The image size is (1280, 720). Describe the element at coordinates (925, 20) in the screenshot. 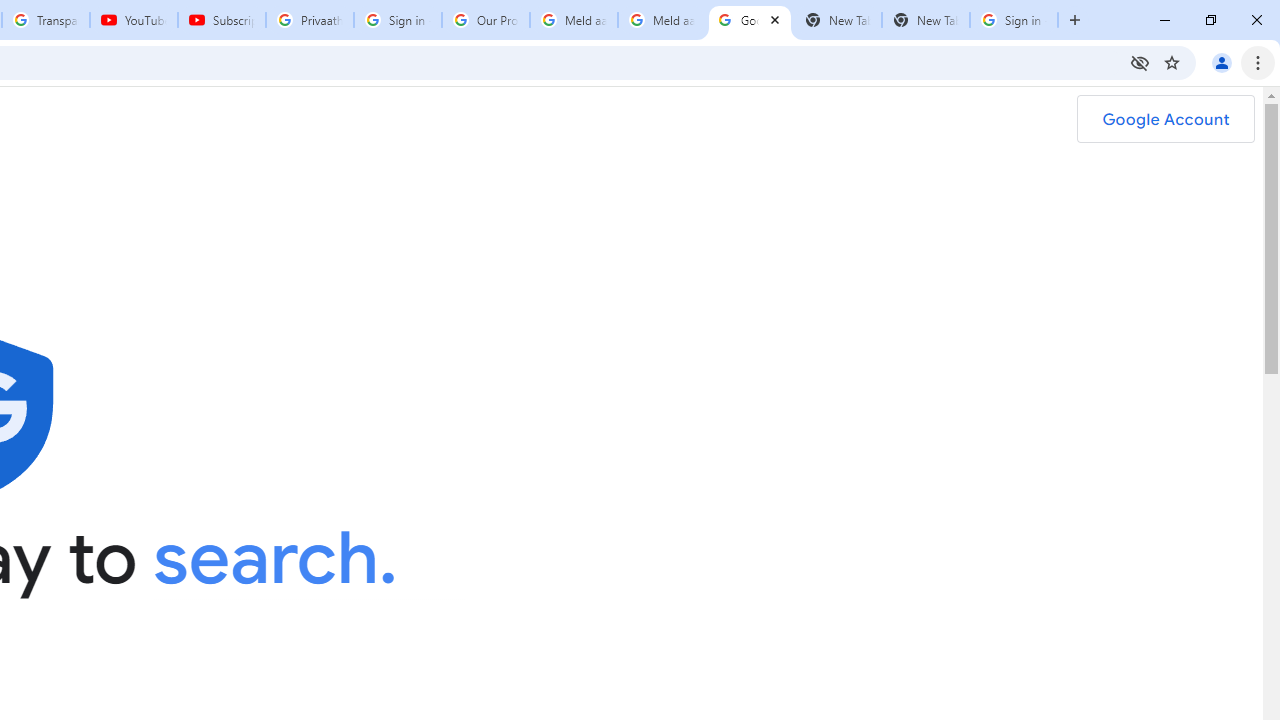

I see `'New Tab'` at that location.